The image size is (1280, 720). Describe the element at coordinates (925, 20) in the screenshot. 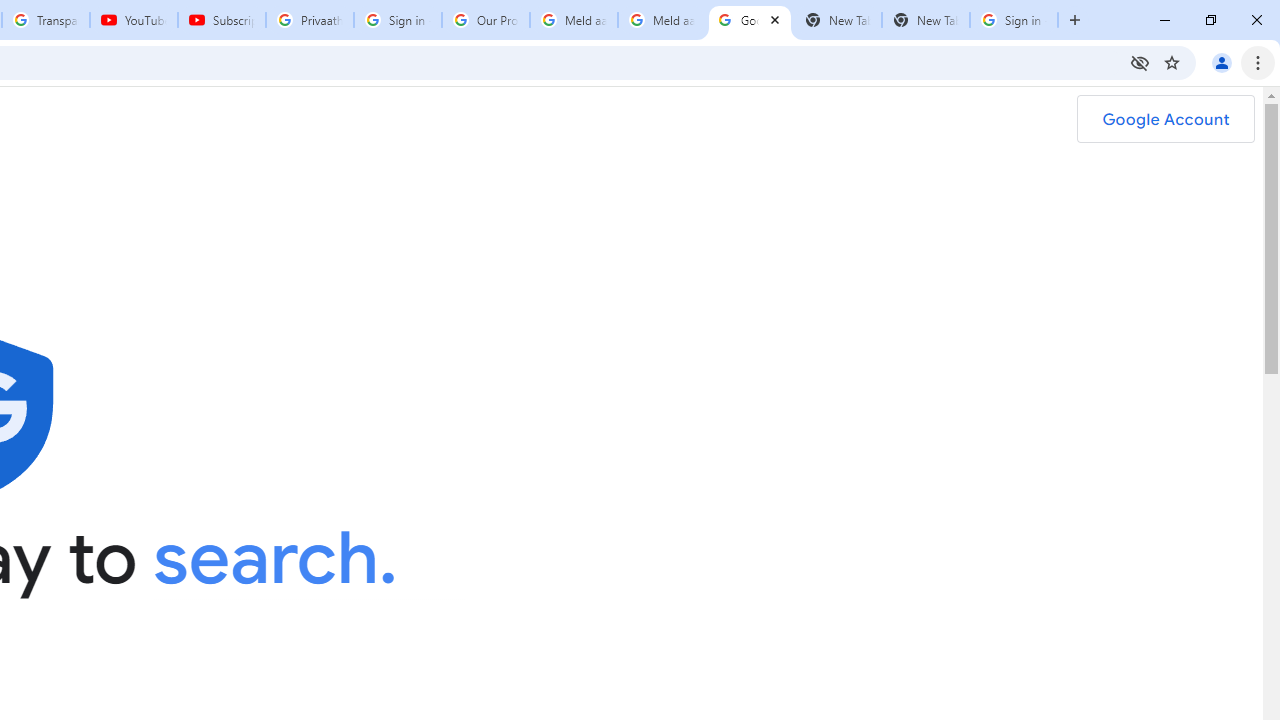

I see `'New Tab'` at that location.